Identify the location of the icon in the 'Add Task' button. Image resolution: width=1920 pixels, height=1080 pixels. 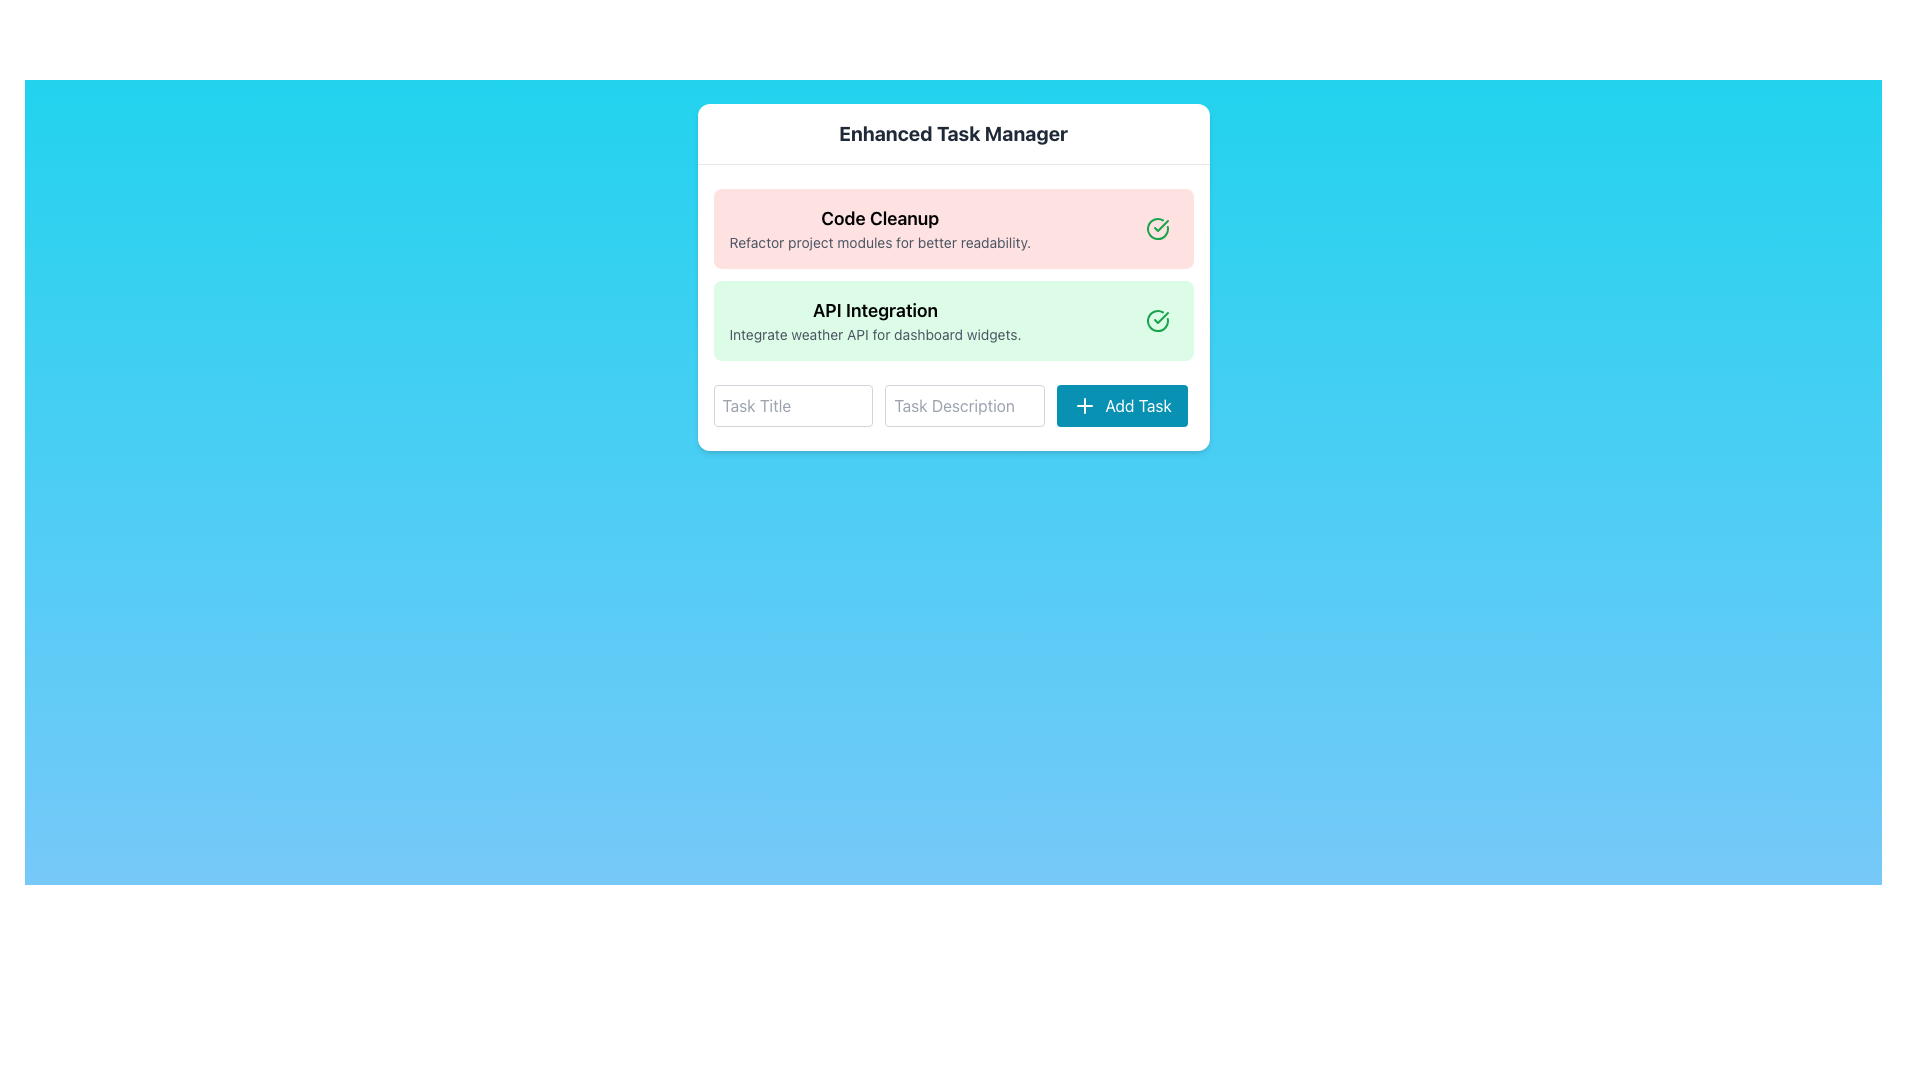
(1084, 405).